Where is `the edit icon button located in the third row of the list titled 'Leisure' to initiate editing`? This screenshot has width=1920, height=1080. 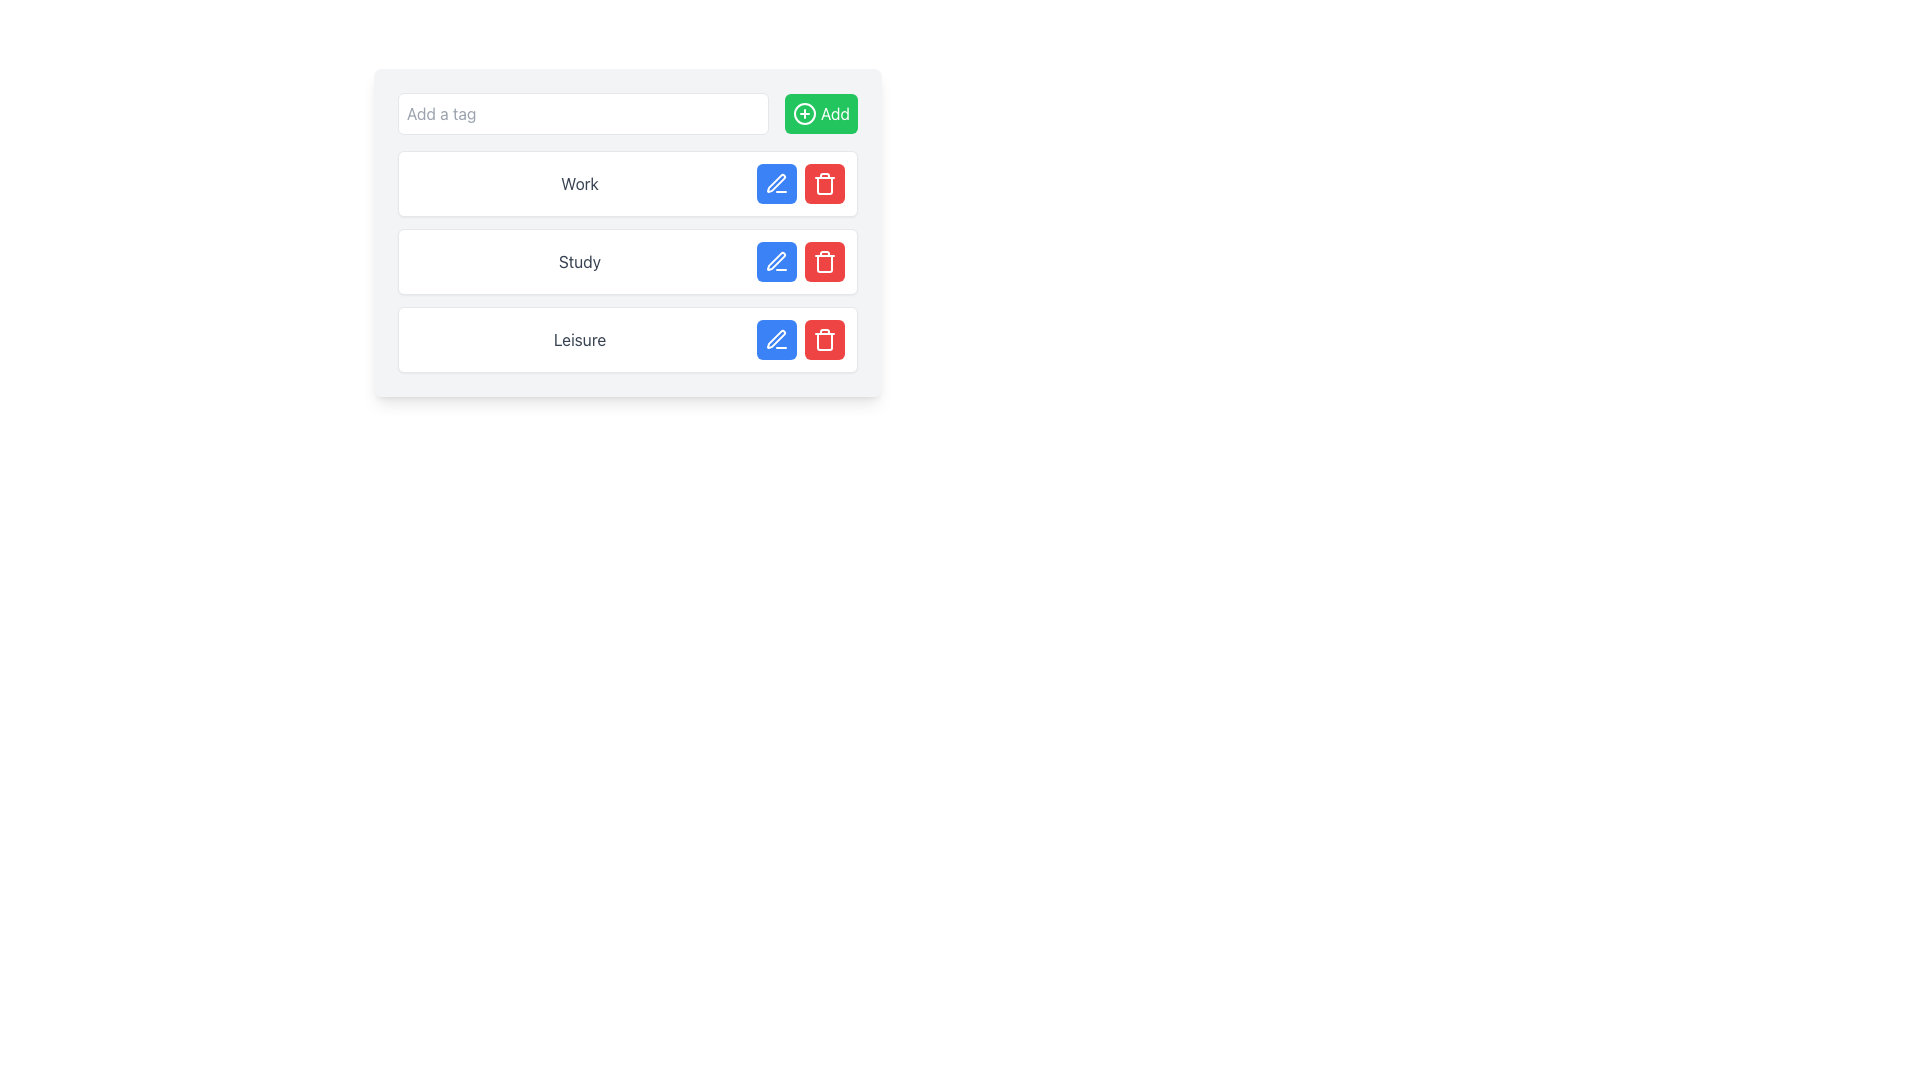
the edit icon button located in the third row of the list titled 'Leisure' to initiate editing is located at coordinates (776, 338).